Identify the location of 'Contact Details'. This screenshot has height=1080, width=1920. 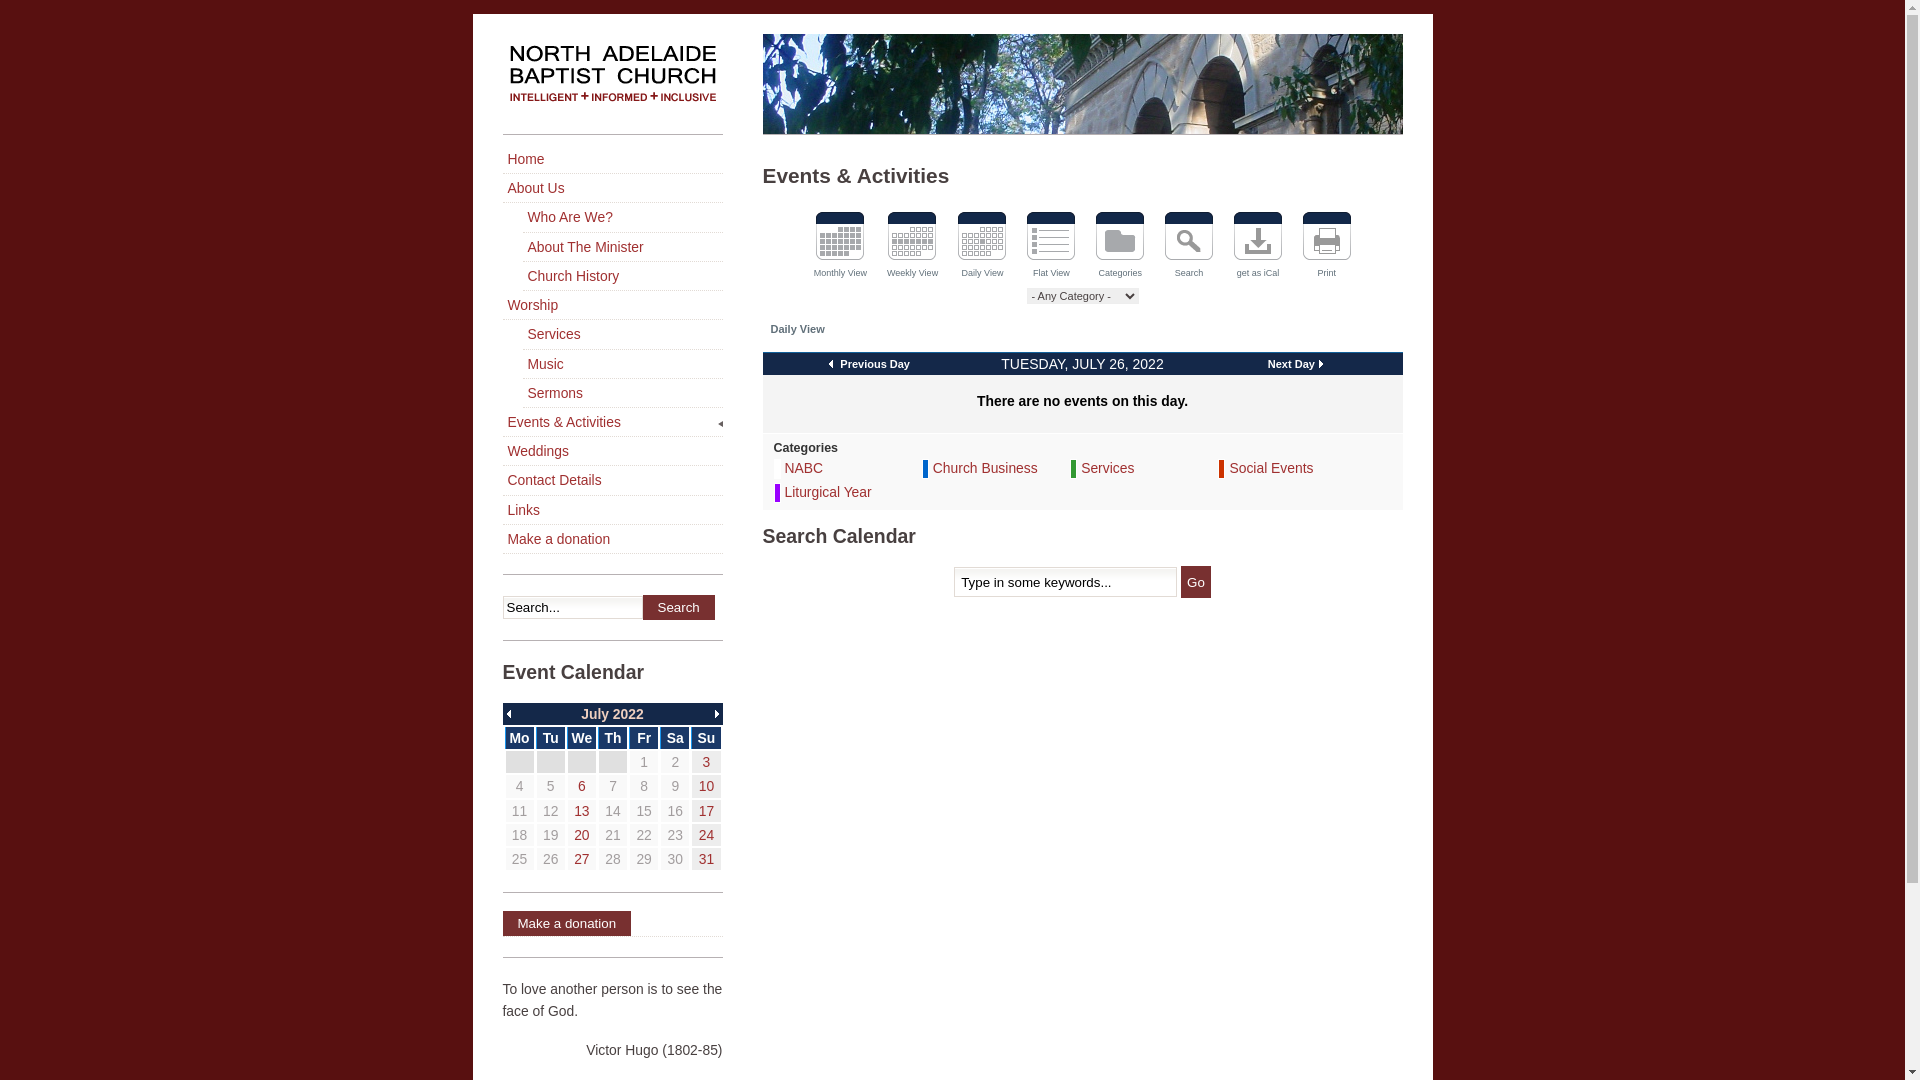
(610, 480).